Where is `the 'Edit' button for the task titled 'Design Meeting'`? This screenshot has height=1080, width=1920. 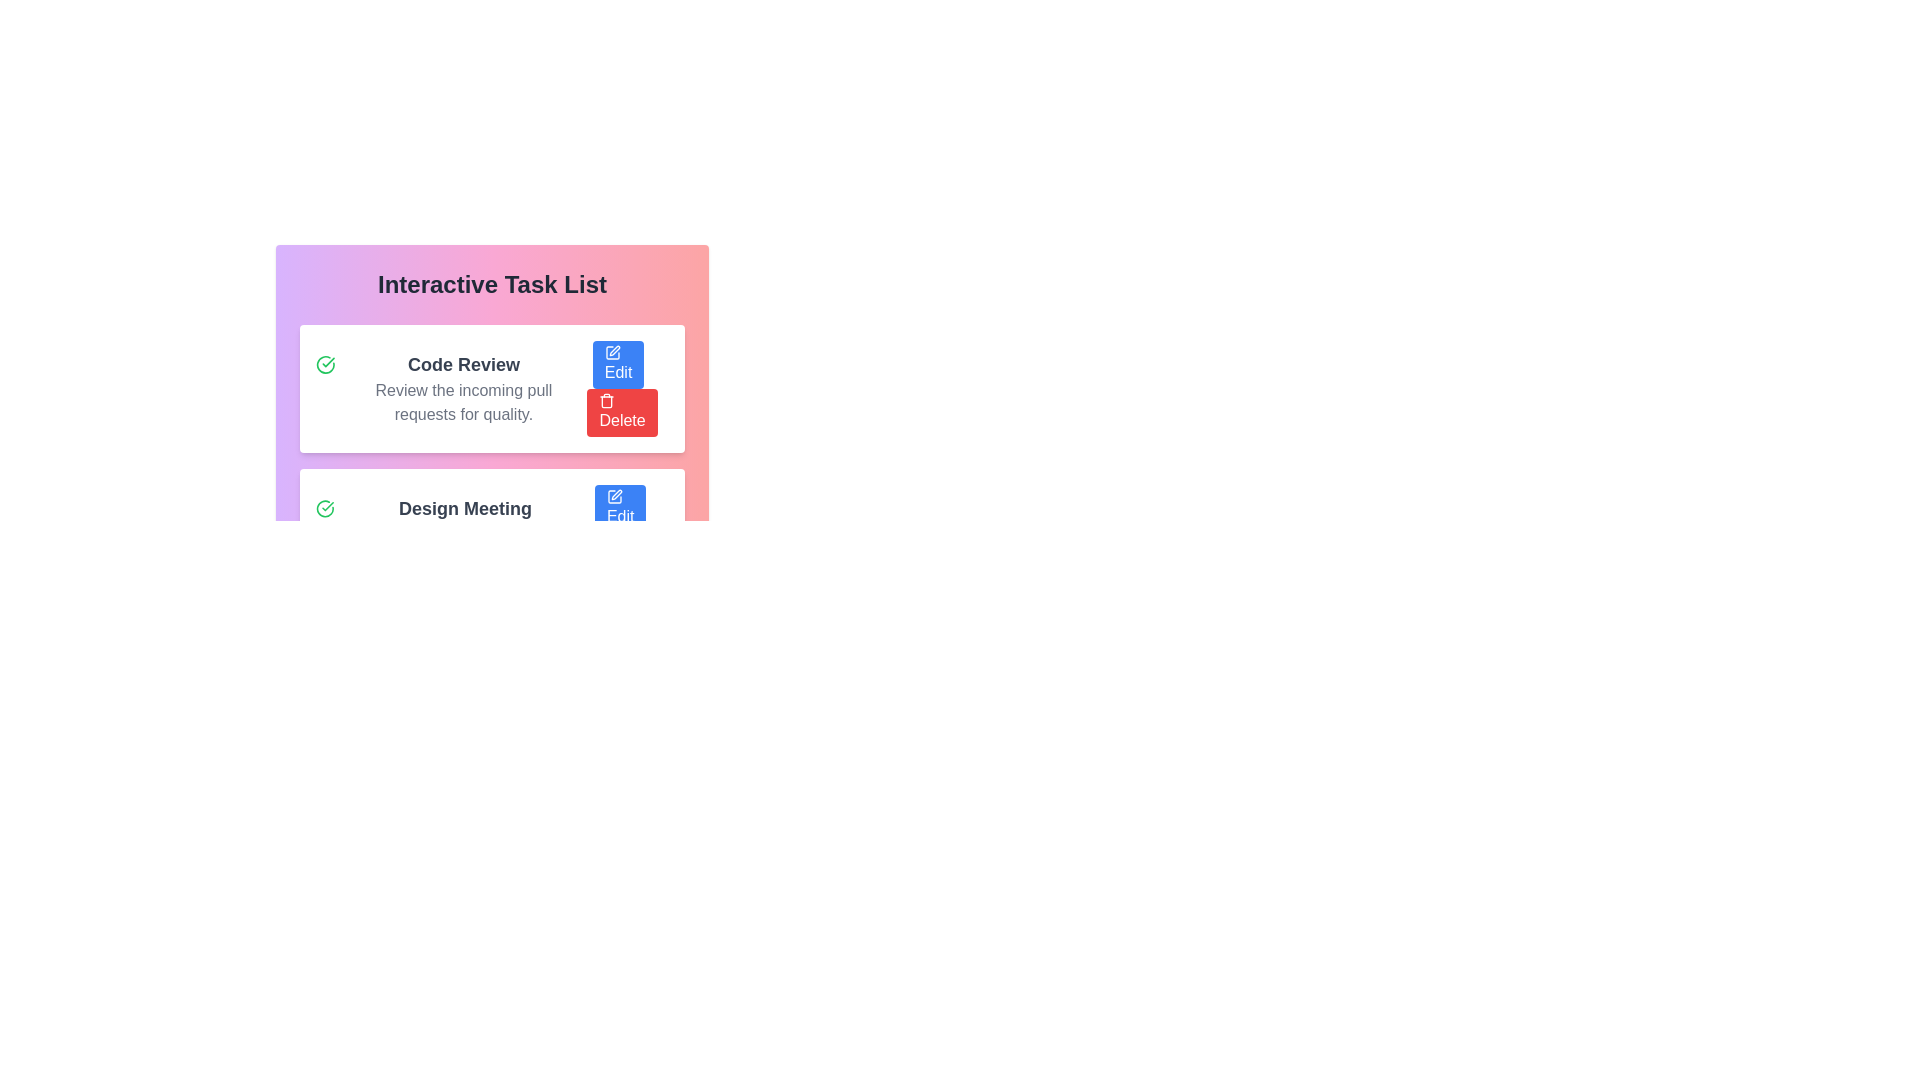
the 'Edit' button for the task titled 'Design Meeting' is located at coordinates (619, 508).